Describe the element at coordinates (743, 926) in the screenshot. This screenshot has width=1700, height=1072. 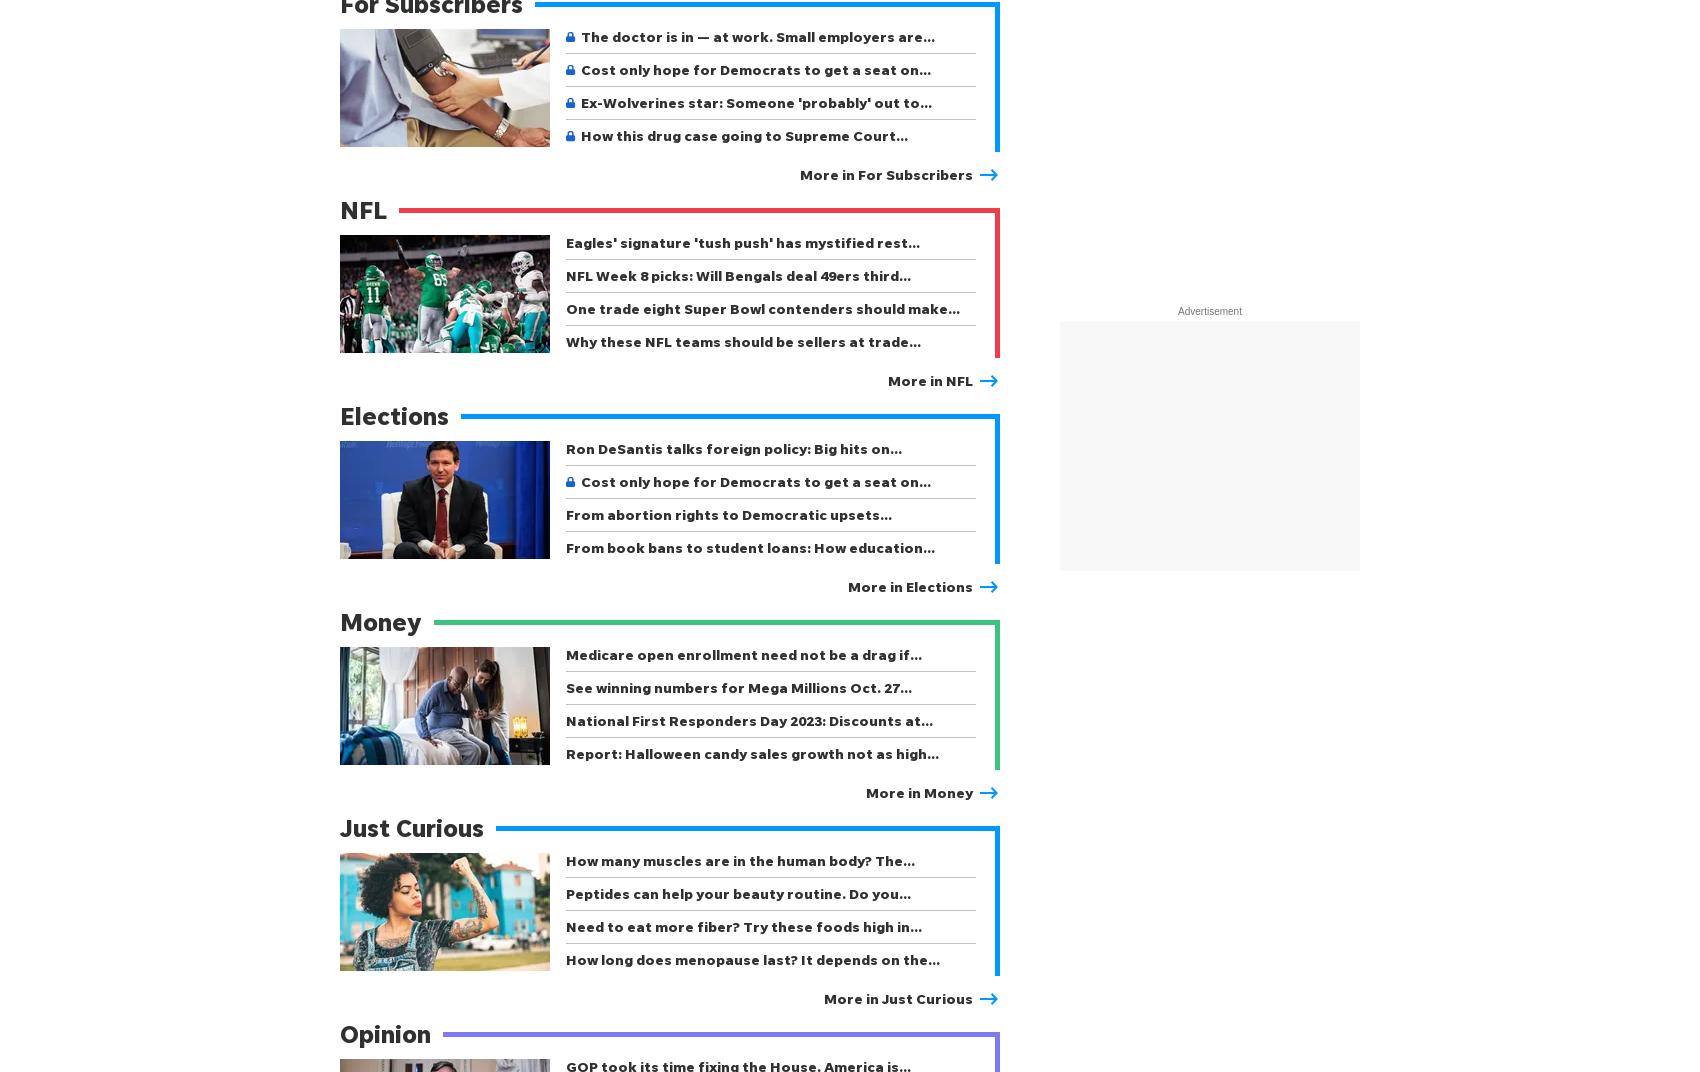
I see `'Need to eat more fiber? Try these foods high in…'` at that location.